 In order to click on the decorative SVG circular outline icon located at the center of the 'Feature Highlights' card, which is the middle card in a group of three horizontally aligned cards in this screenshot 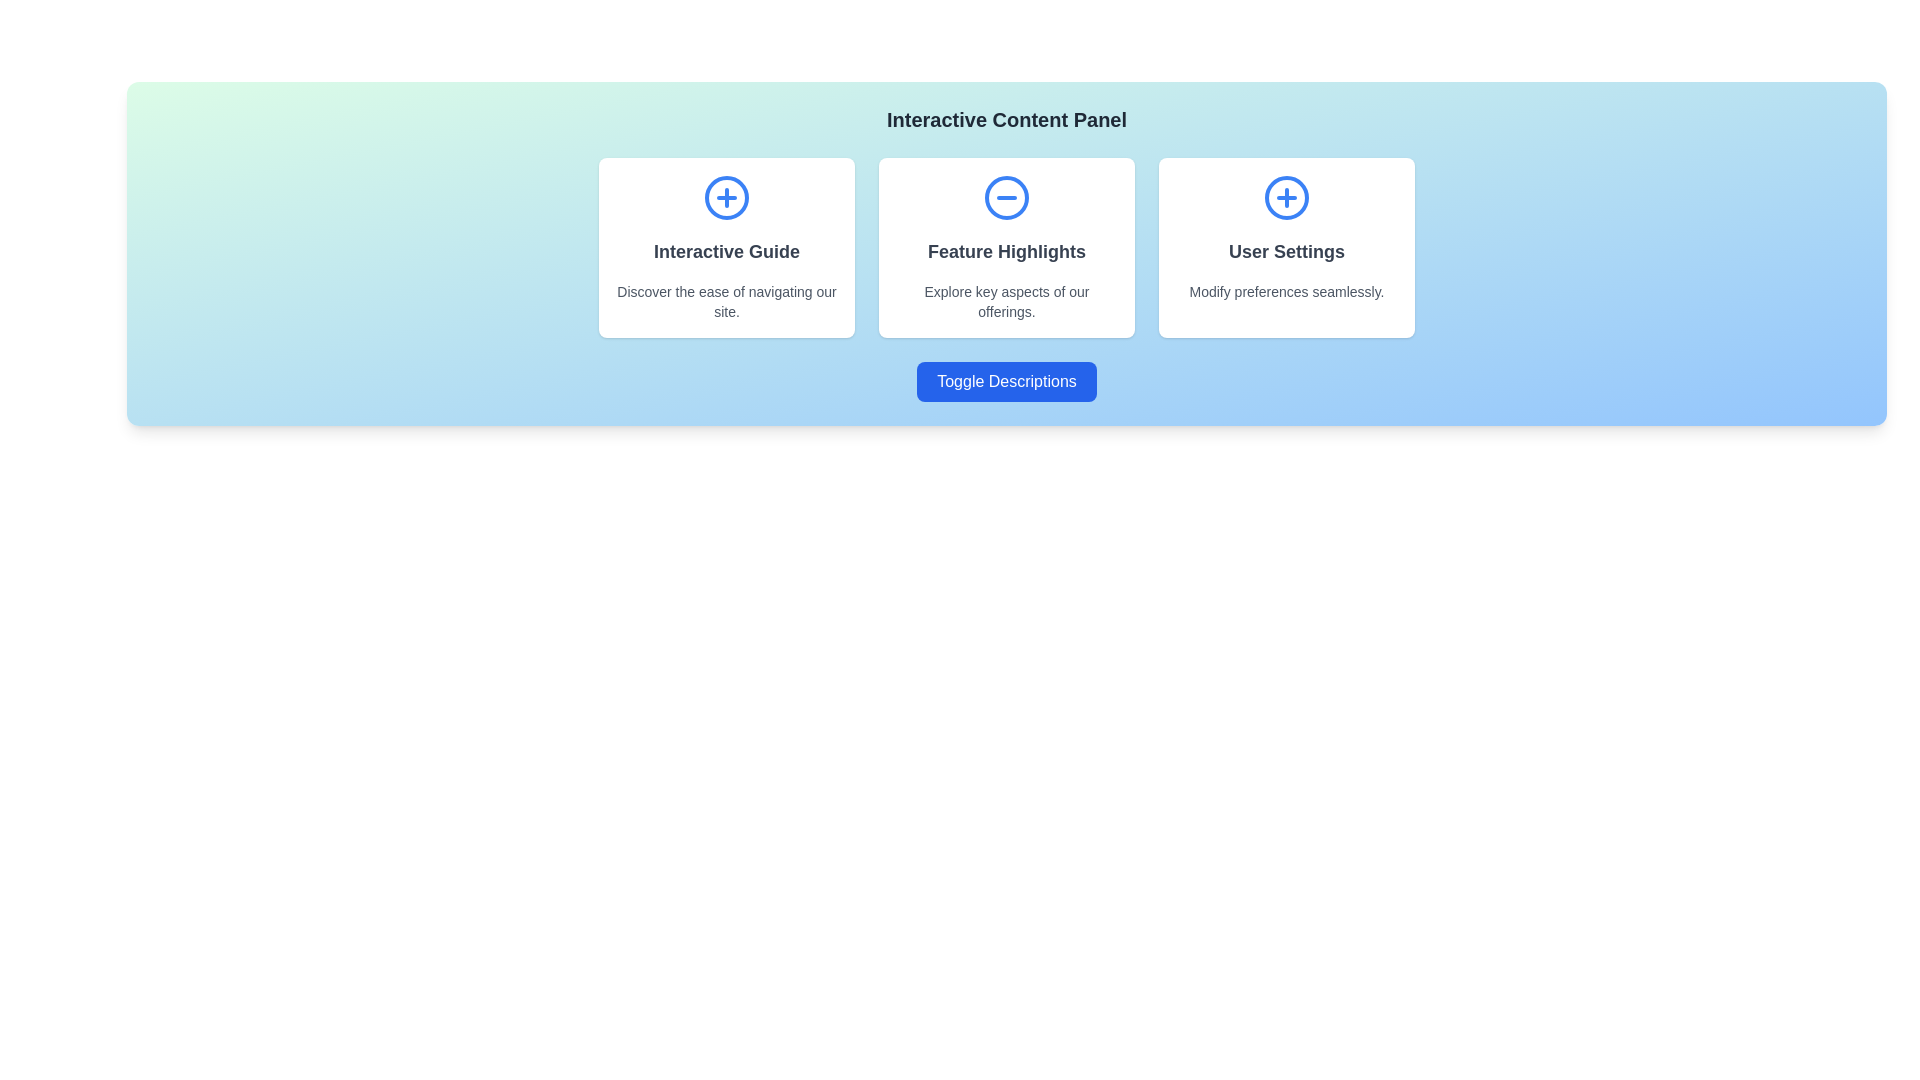, I will do `click(1007, 197)`.